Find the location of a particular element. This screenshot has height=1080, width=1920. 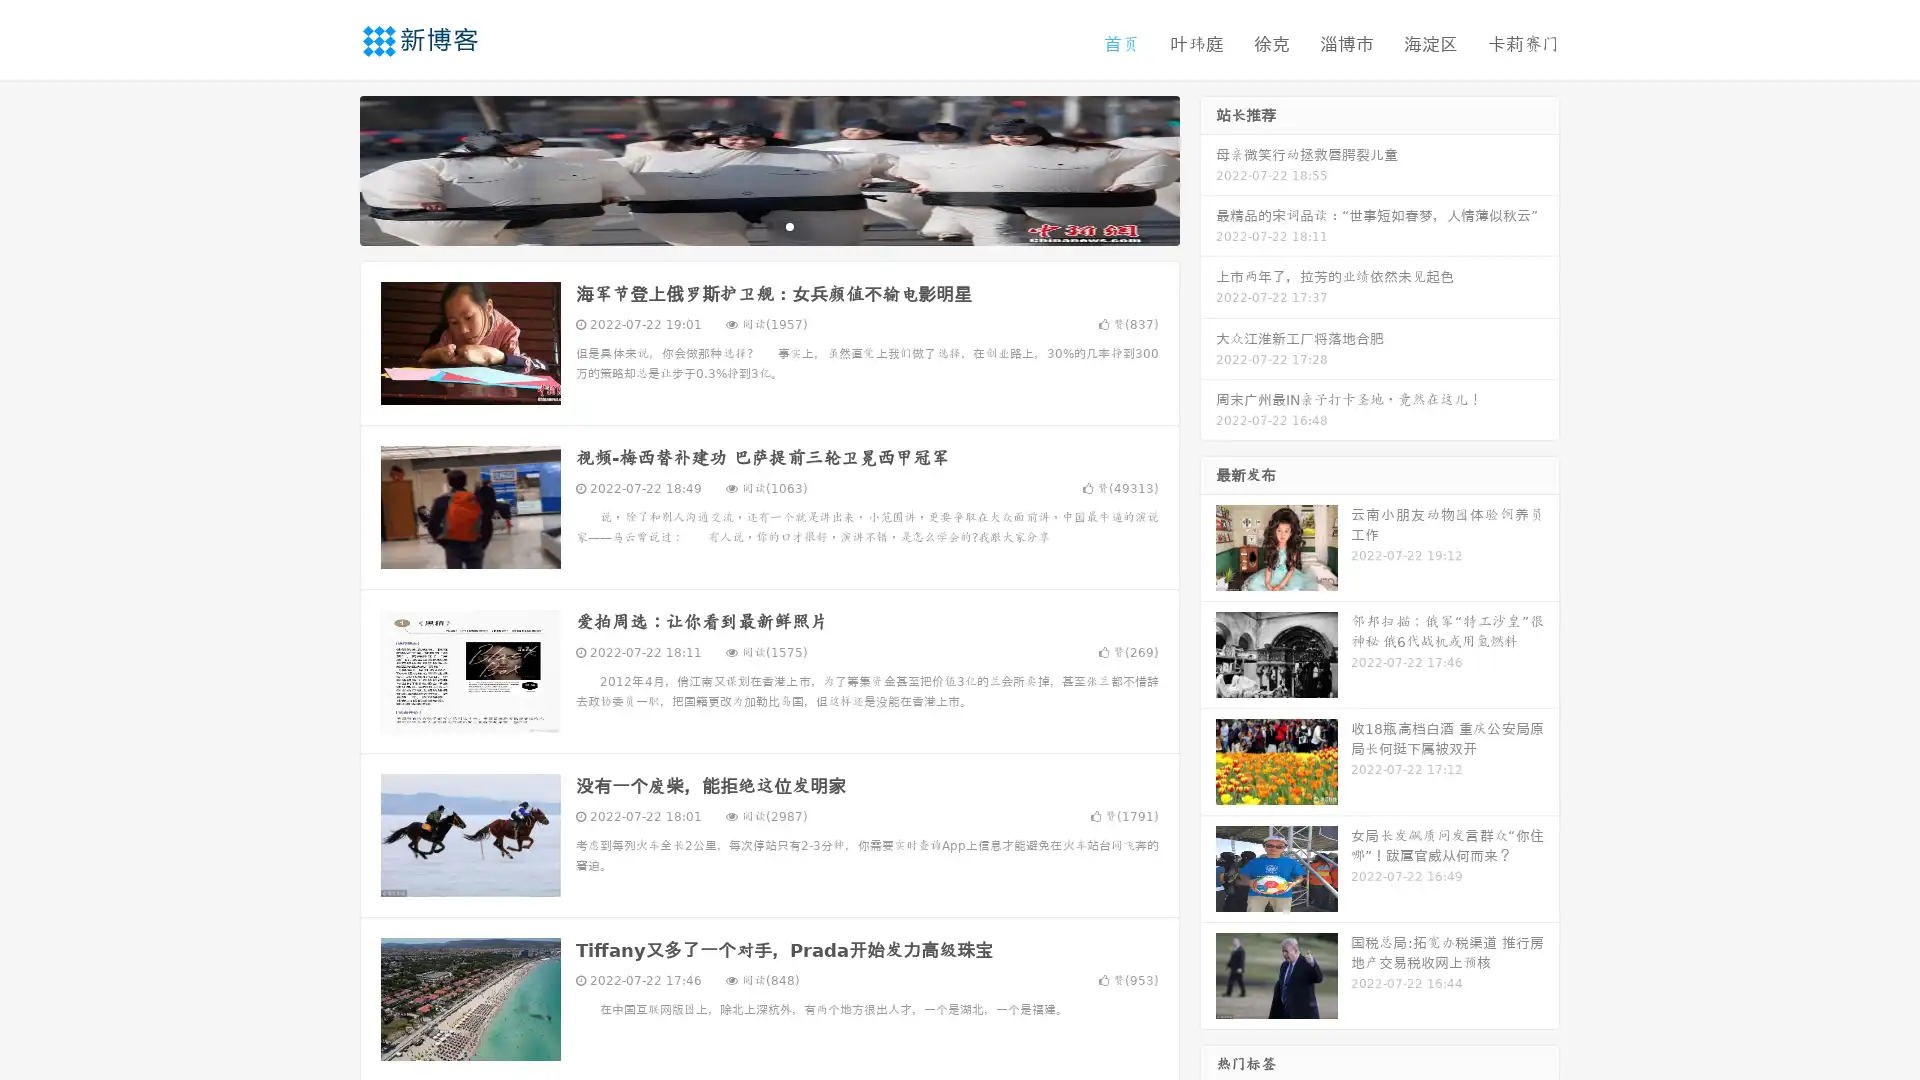

Go to slide 3 is located at coordinates (789, 225).